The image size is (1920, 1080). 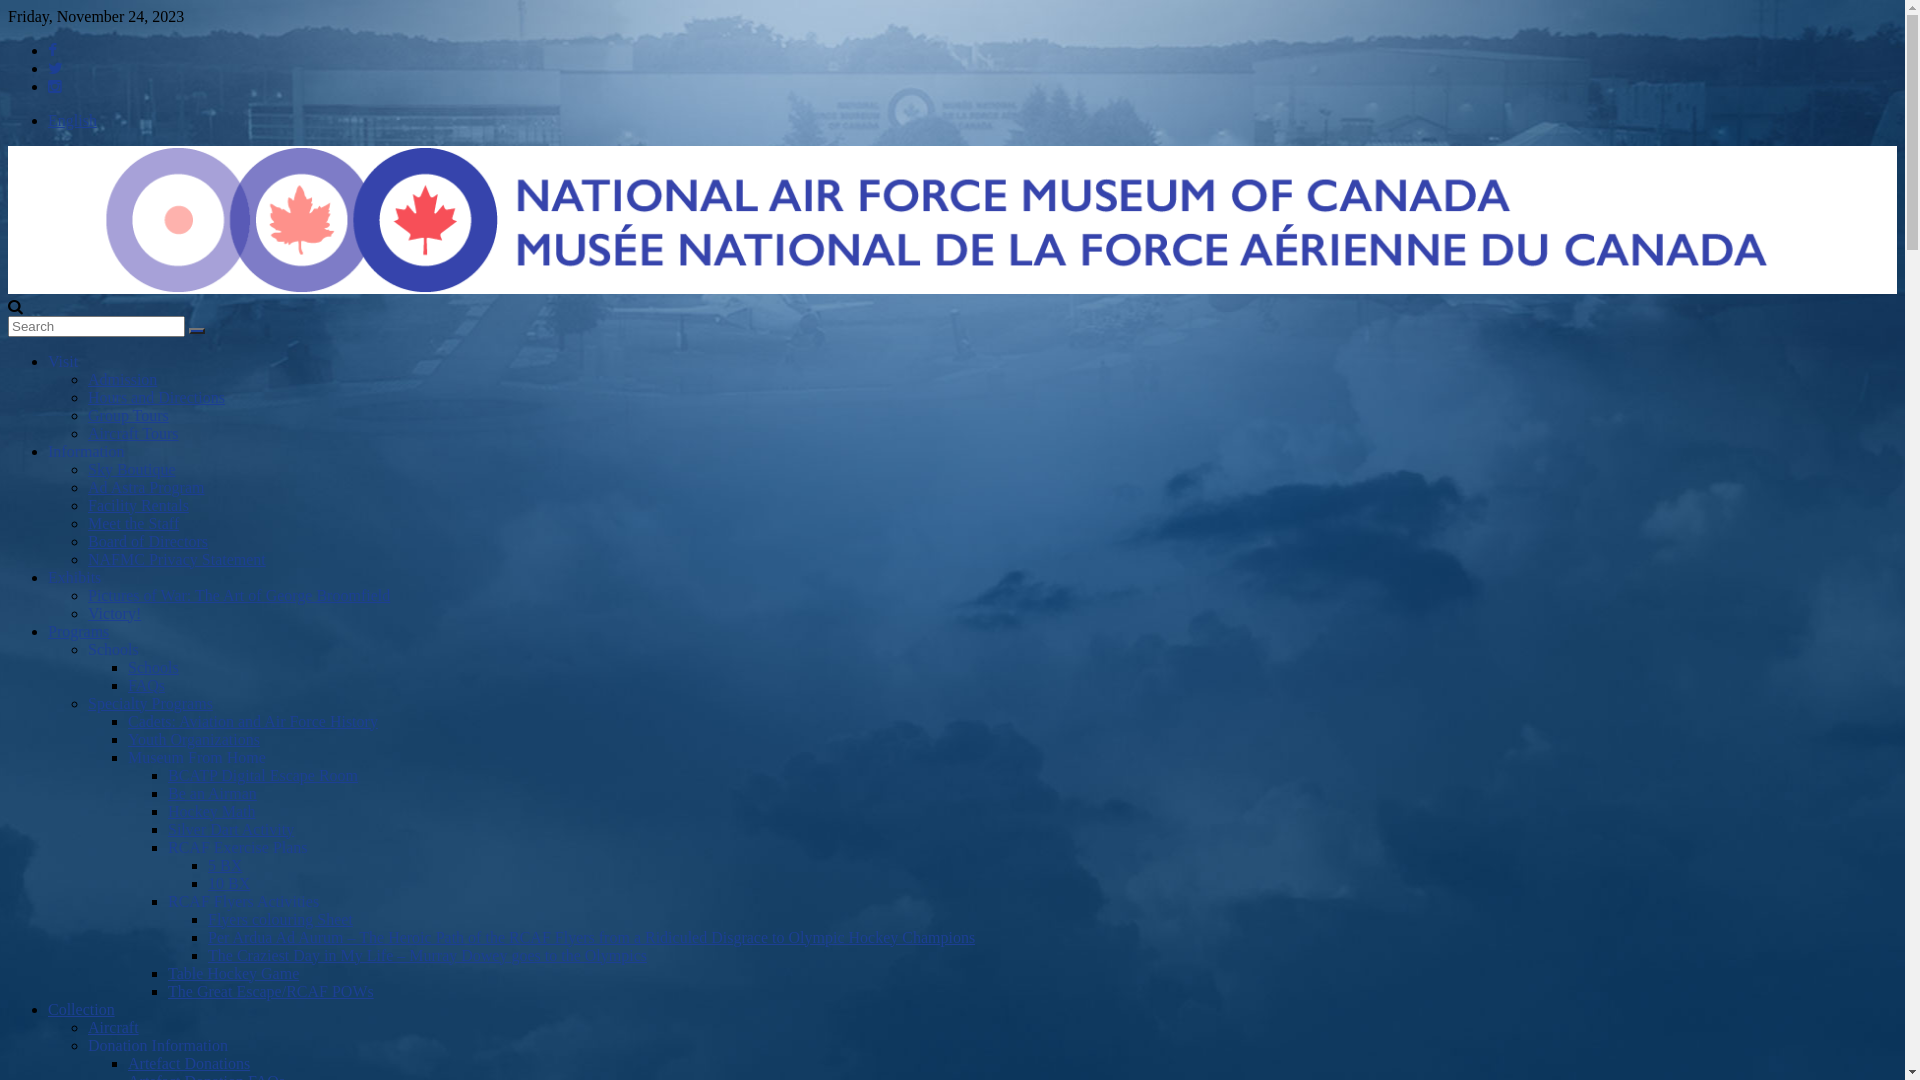 What do you see at coordinates (112, 649) in the screenshot?
I see `'Schools'` at bounding box center [112, 649].